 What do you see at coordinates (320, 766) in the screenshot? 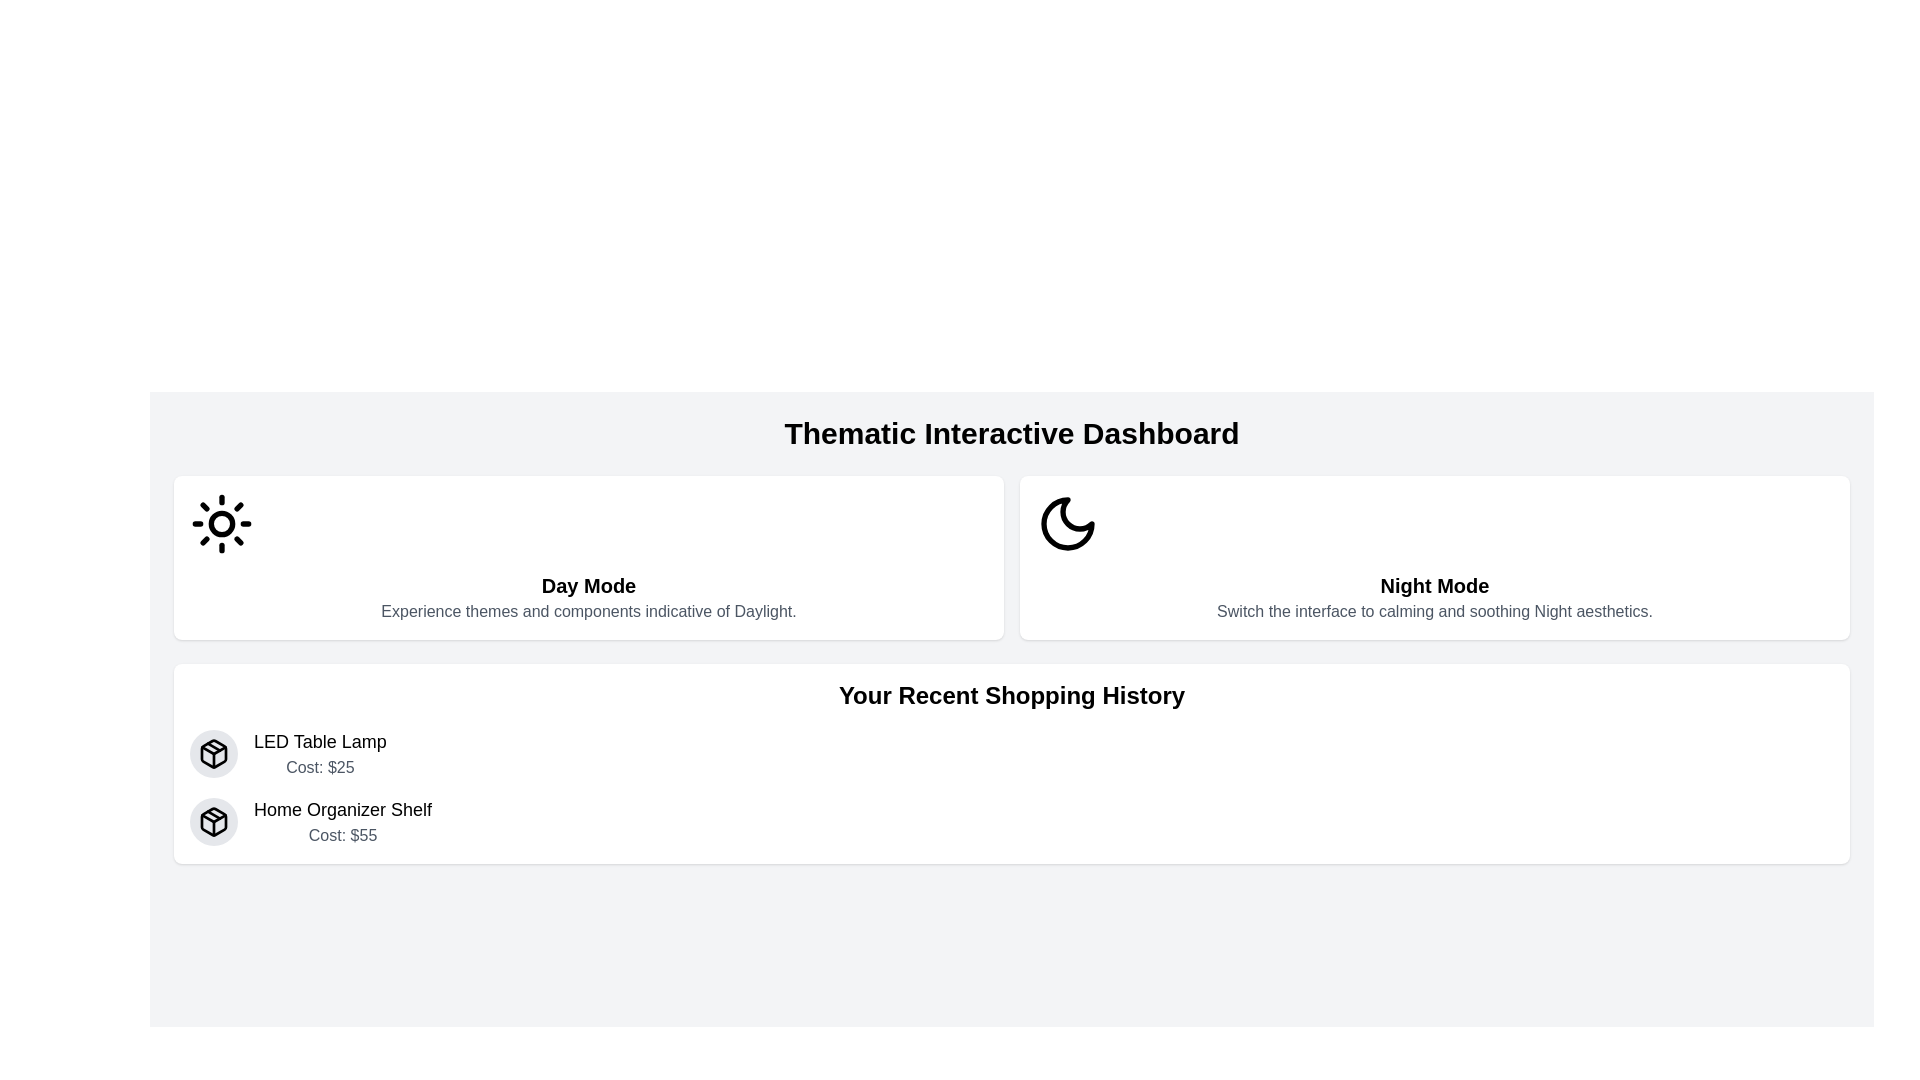
I see `the text label element that reads 'Cost: $25', which is styled in a small gray font and is centered on a white background, positioned directly underneath the 'LED Table Lamp' label in the 'Your Recent Shopping History' section` at bounding box center [320, 766].